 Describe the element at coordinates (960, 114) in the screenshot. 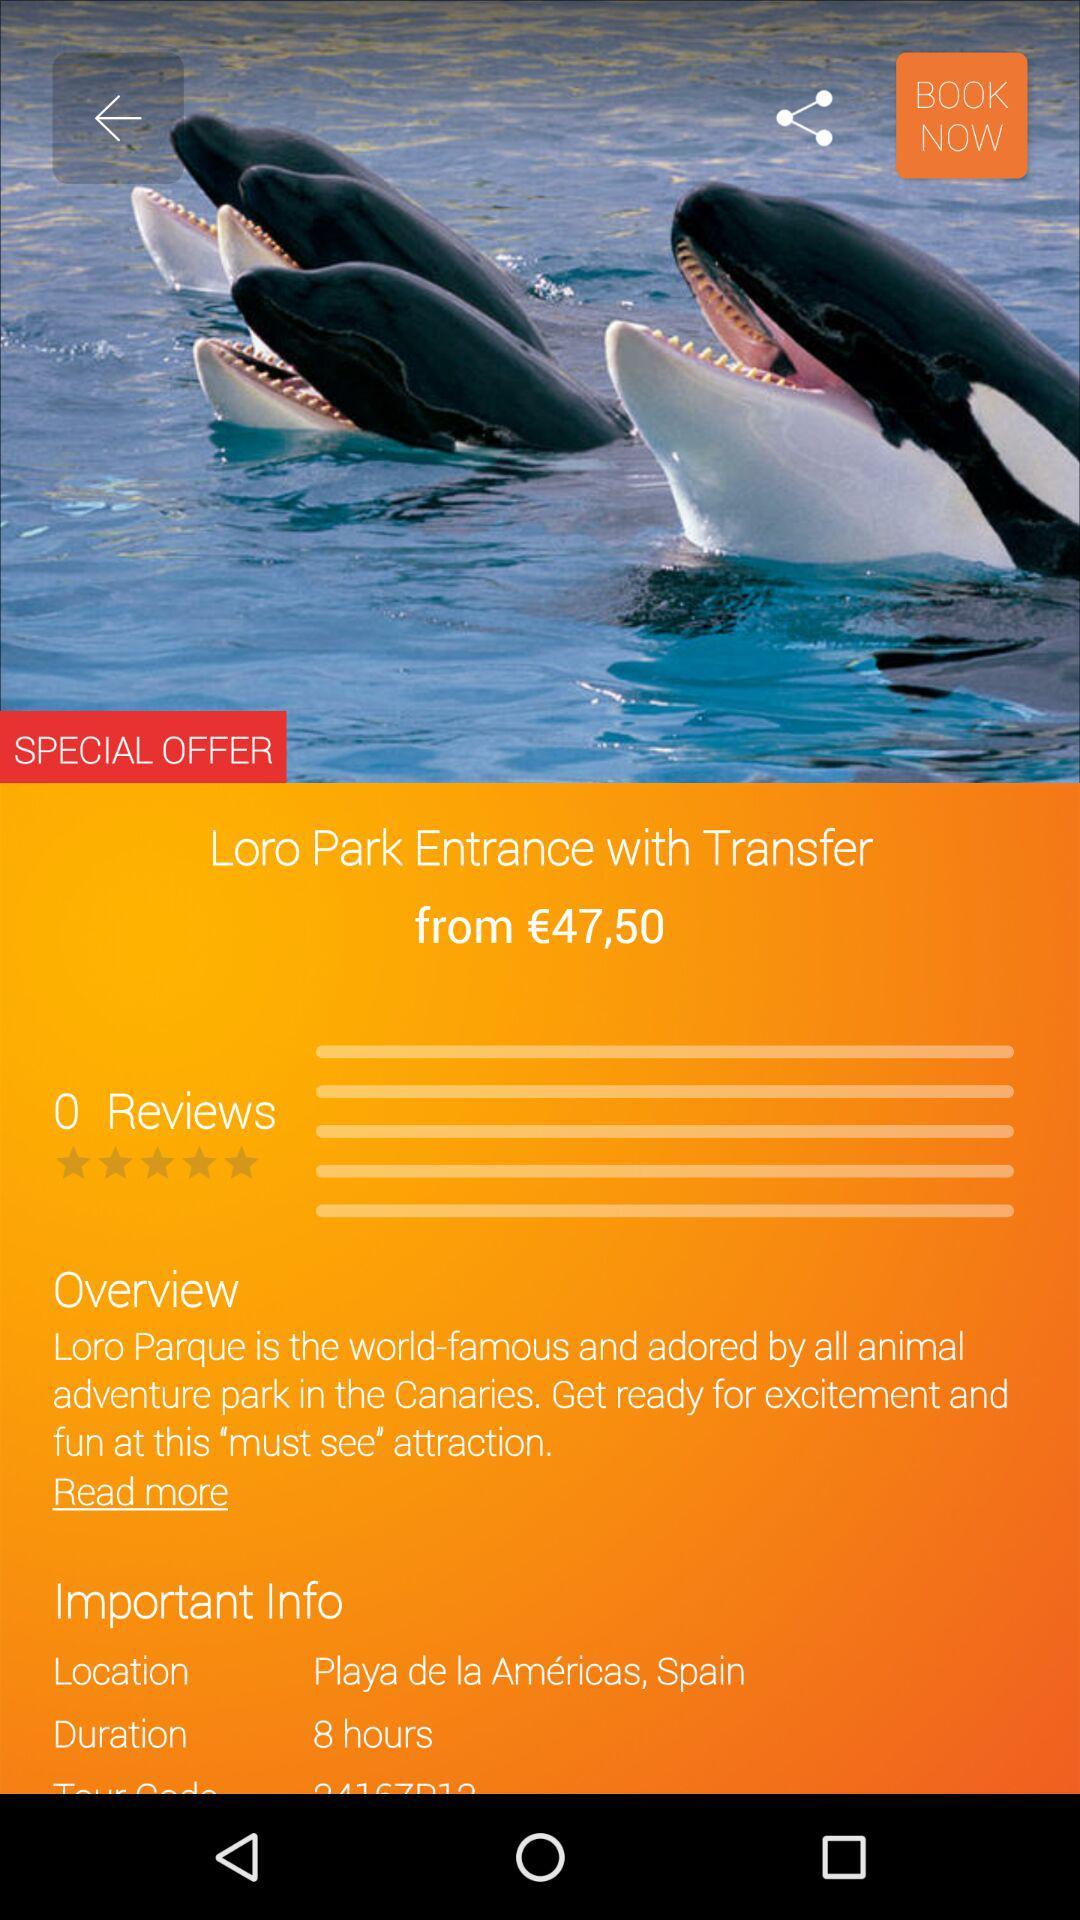

I see `book now` at that location.